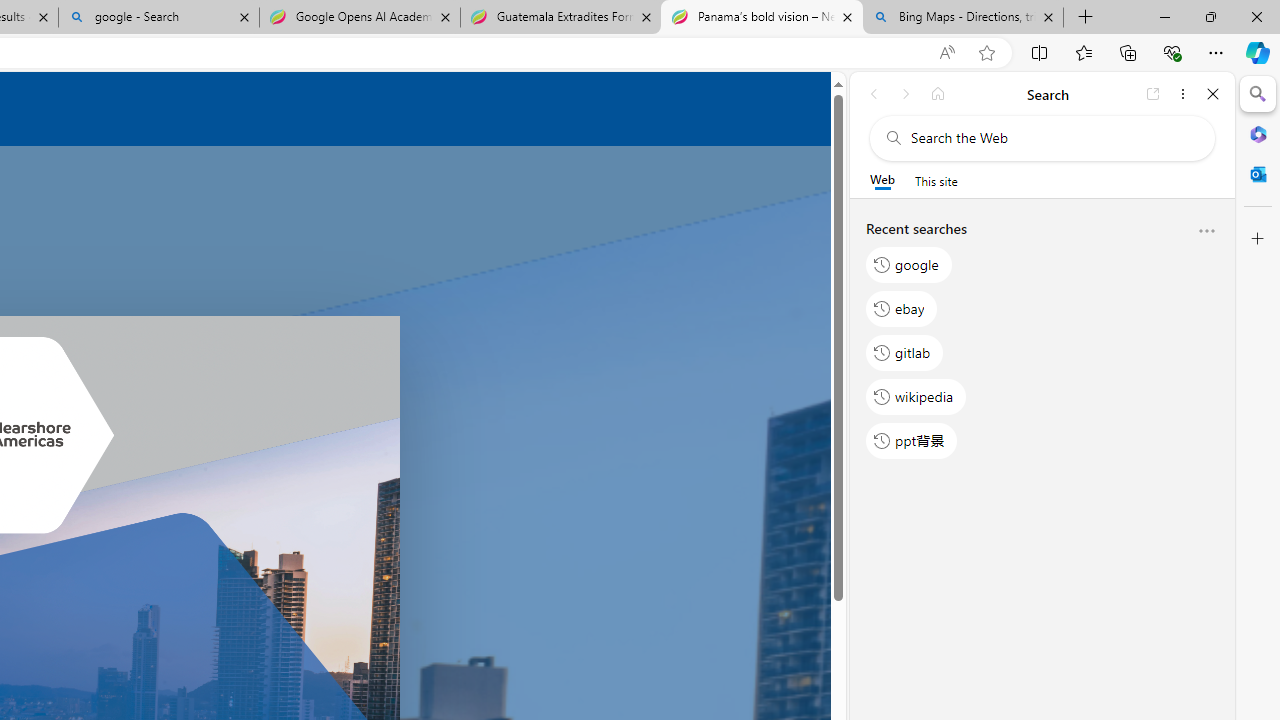 This screenshot has width=1280, height=720. Describe the element at coordinates (908, 263) in the screenshot. I see `'google'` at that location.